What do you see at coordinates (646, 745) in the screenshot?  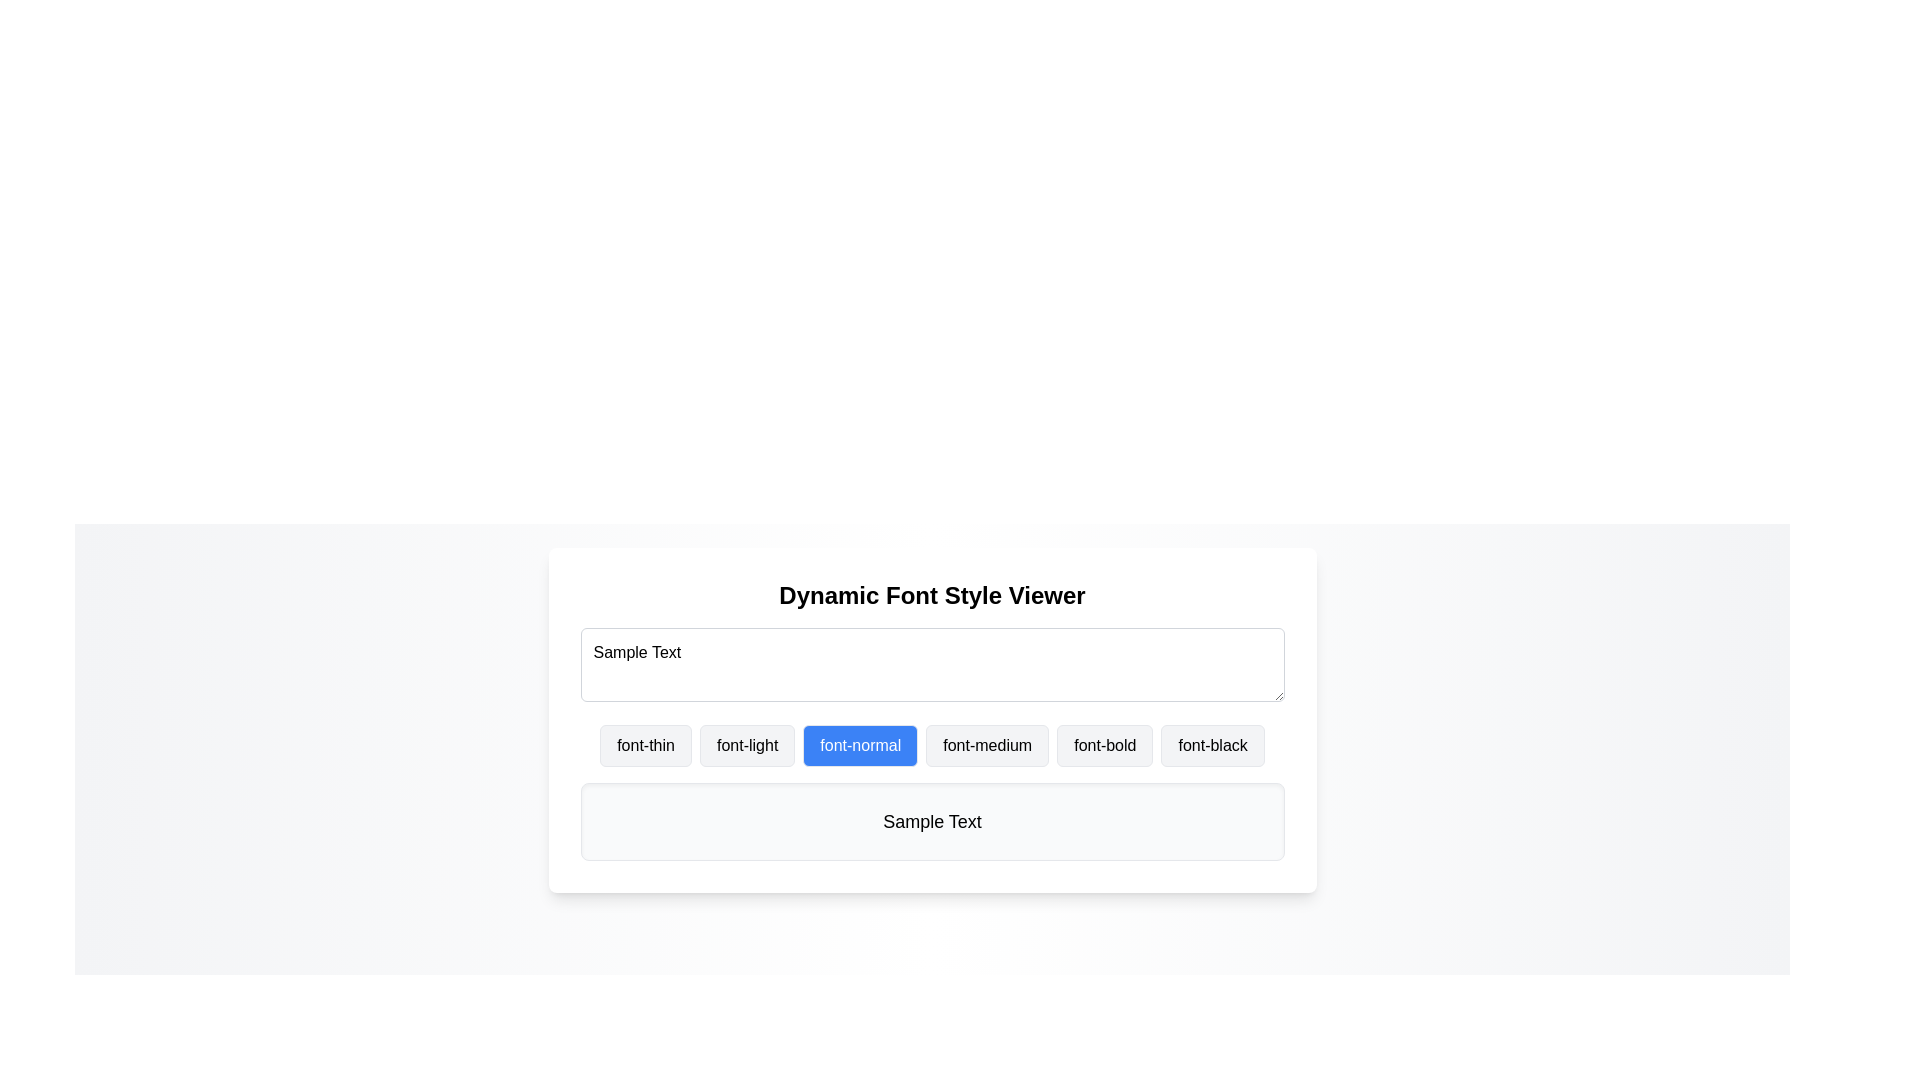 I see `the leftmost button in the group of six buttons` at bounding box center [646, 745].